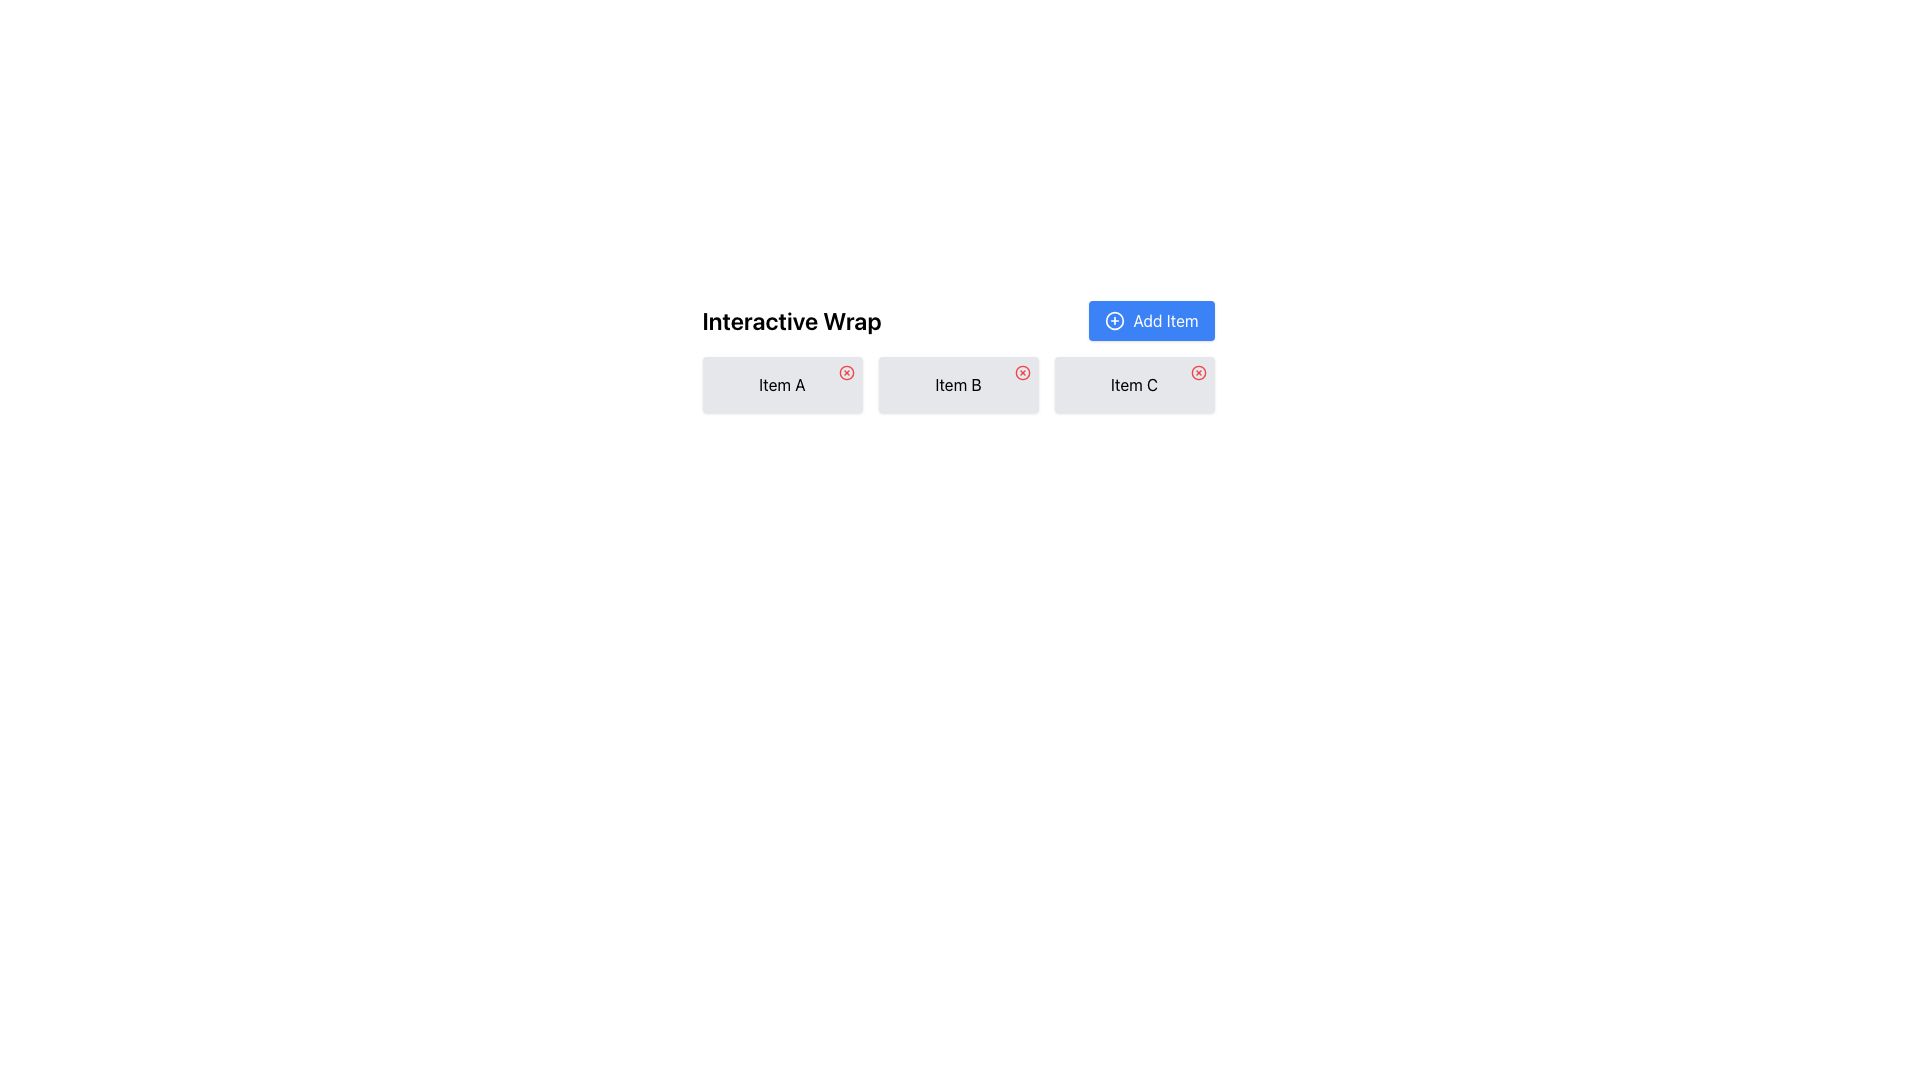 This screenshot has width=1920, height=1080. I want to click on the small circular red icon with a cross symbol located at the top-right corner of the 'Item A' button to trigger its hover effect, so click(846, 373).